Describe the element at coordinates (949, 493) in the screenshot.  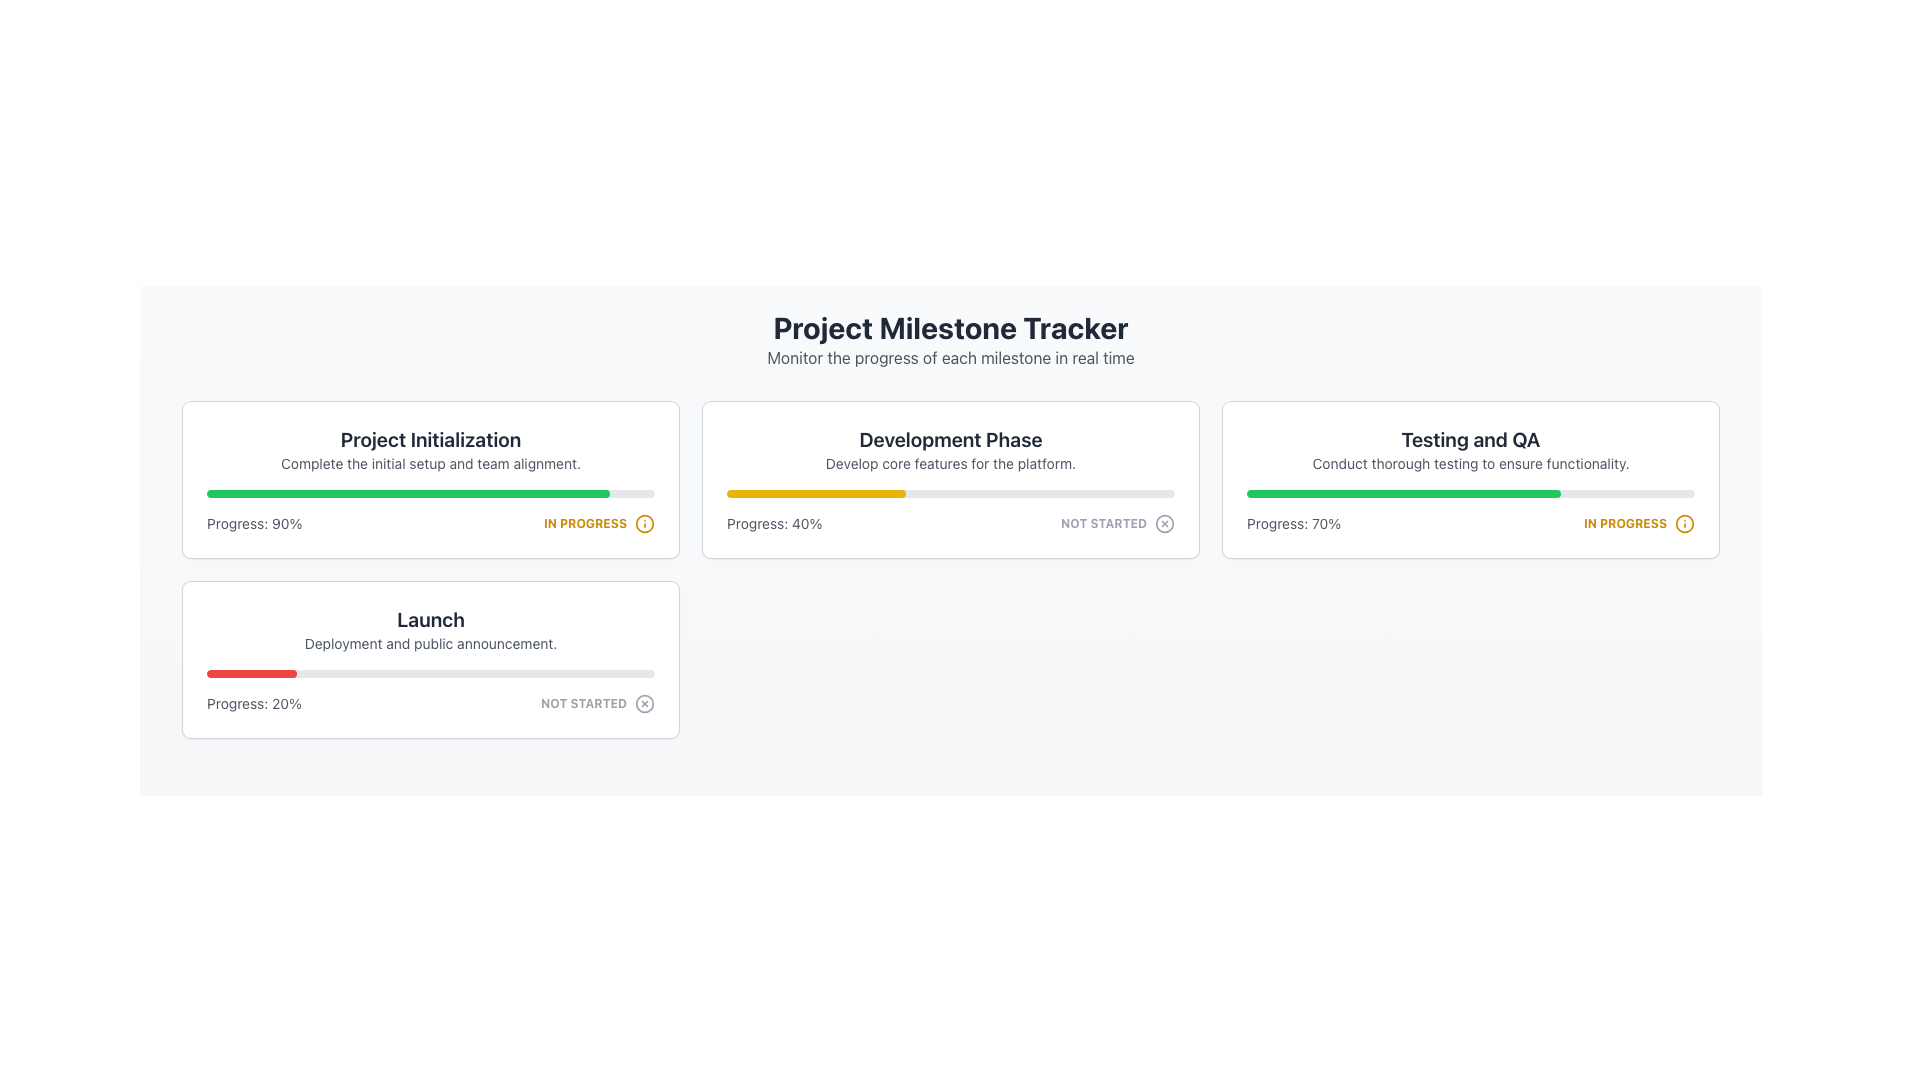
I see `the horizontal progress bar located in the 'Development Phase' card` at that location.